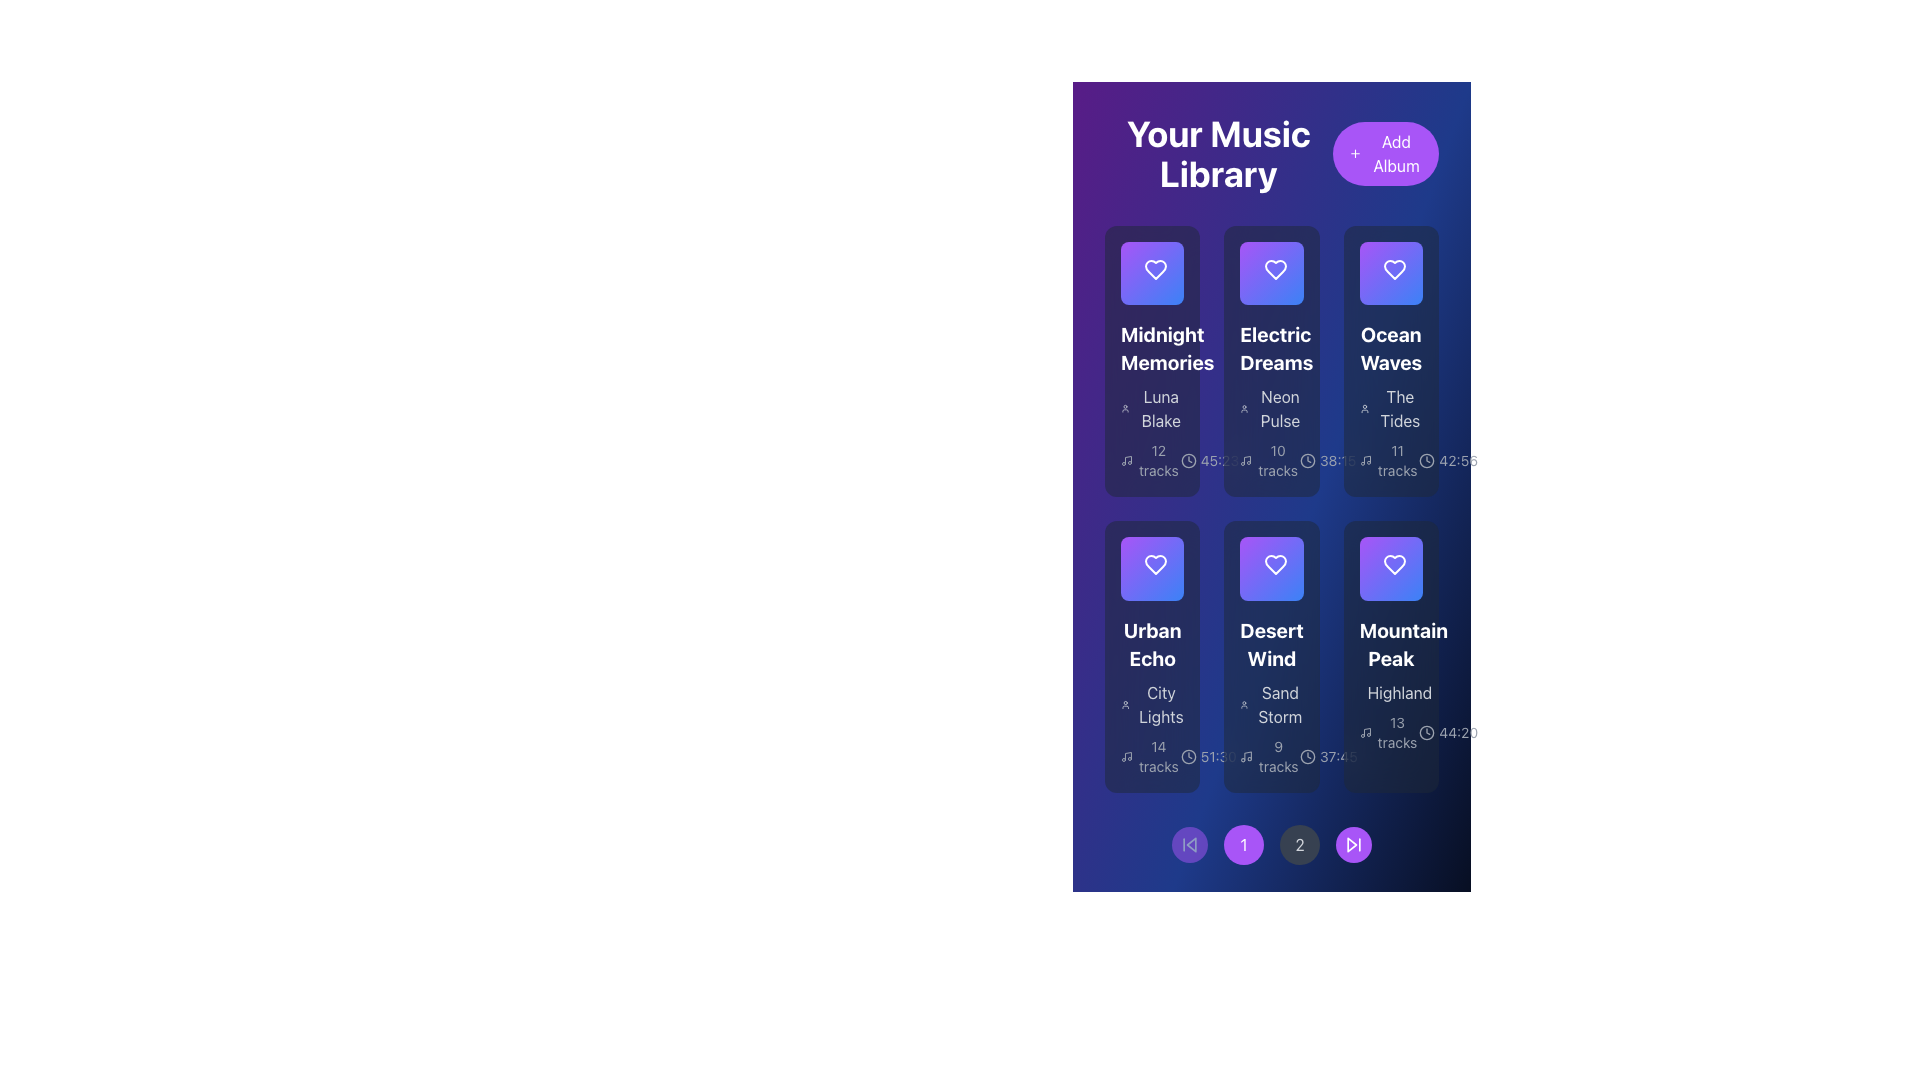  Describe the element at coordinates (1277, 756) in the screenshot. I see `the textual information display that indicates the number of tracks in the 'Desert Wind' album, located in the lower section of the album card, near the left corner` at that location.